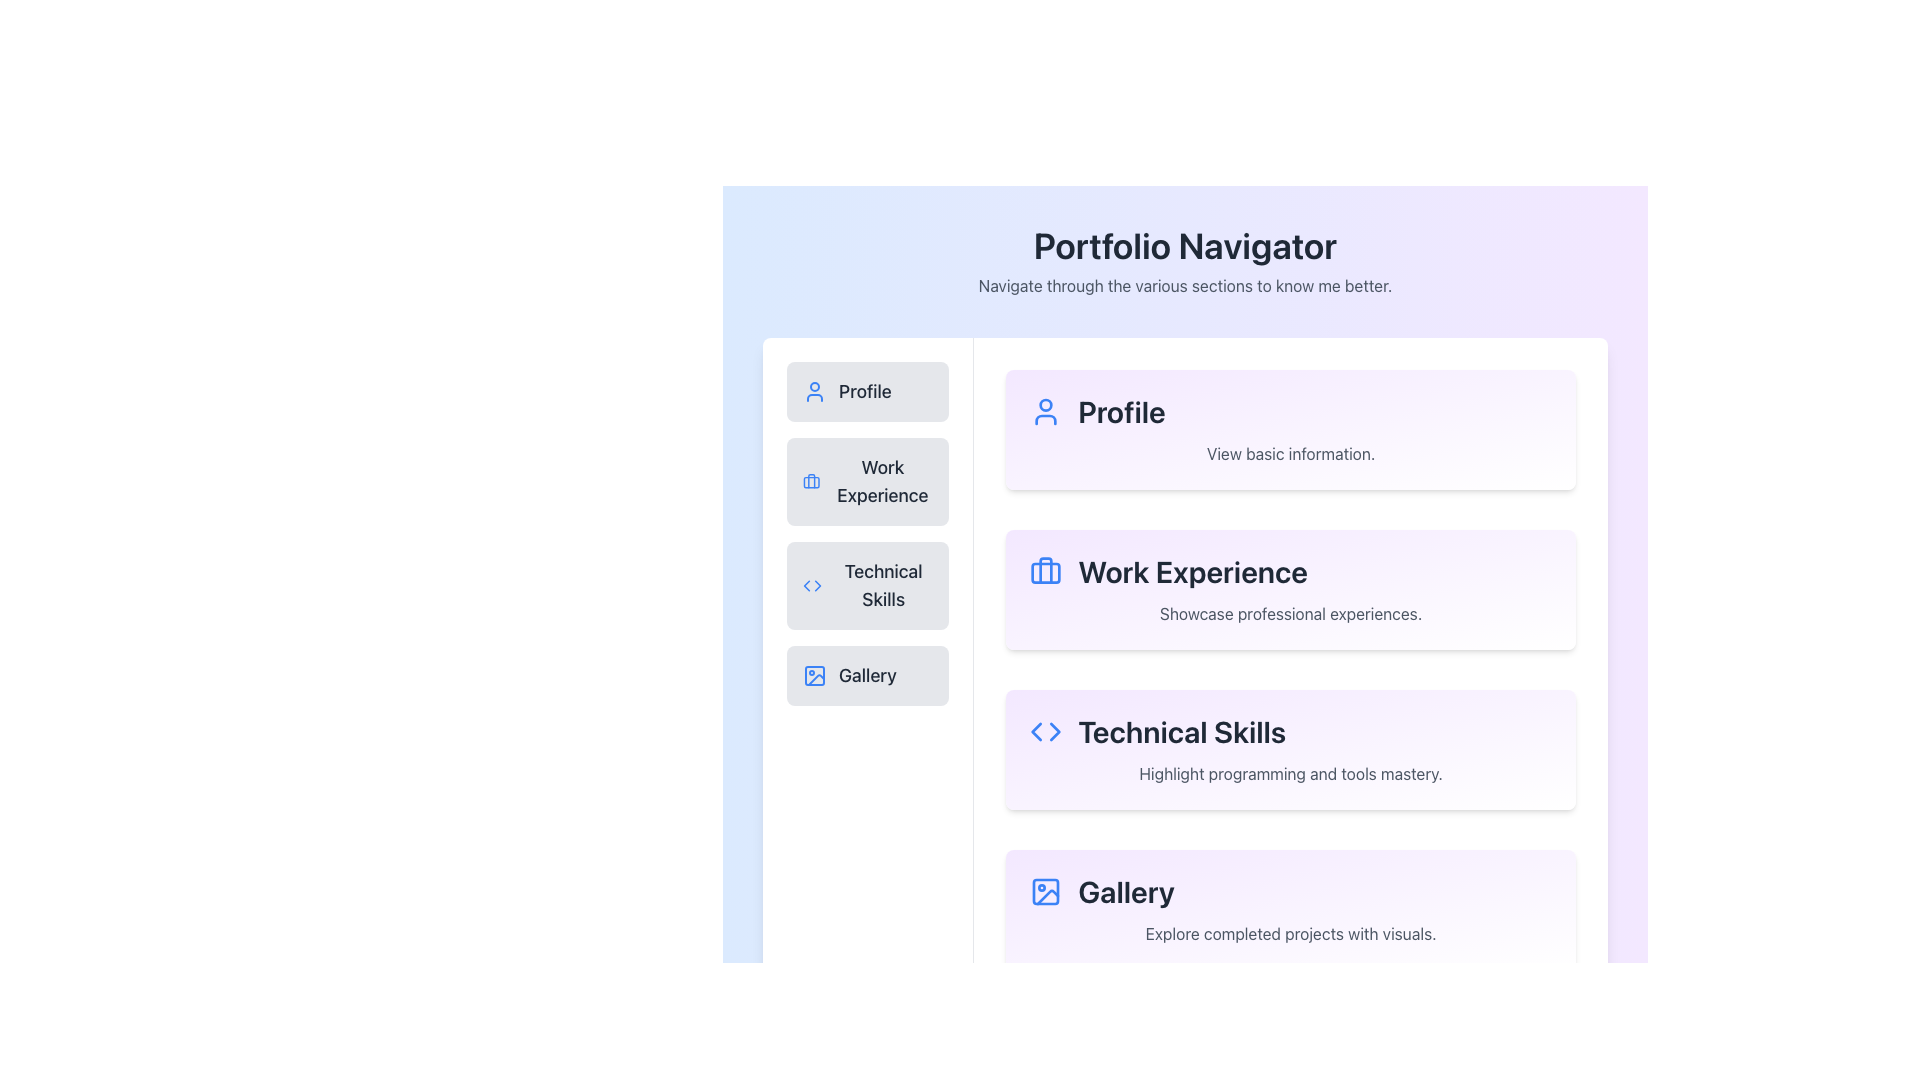 This screenshot has width=1920, height=1080. Describe the element at coordinates (1291, 732) in the screenshot. I see `the text label that reads 'Technical Skills' located on the right-hand side of the interface, positioned below the 'Work Experience' header` at that location.